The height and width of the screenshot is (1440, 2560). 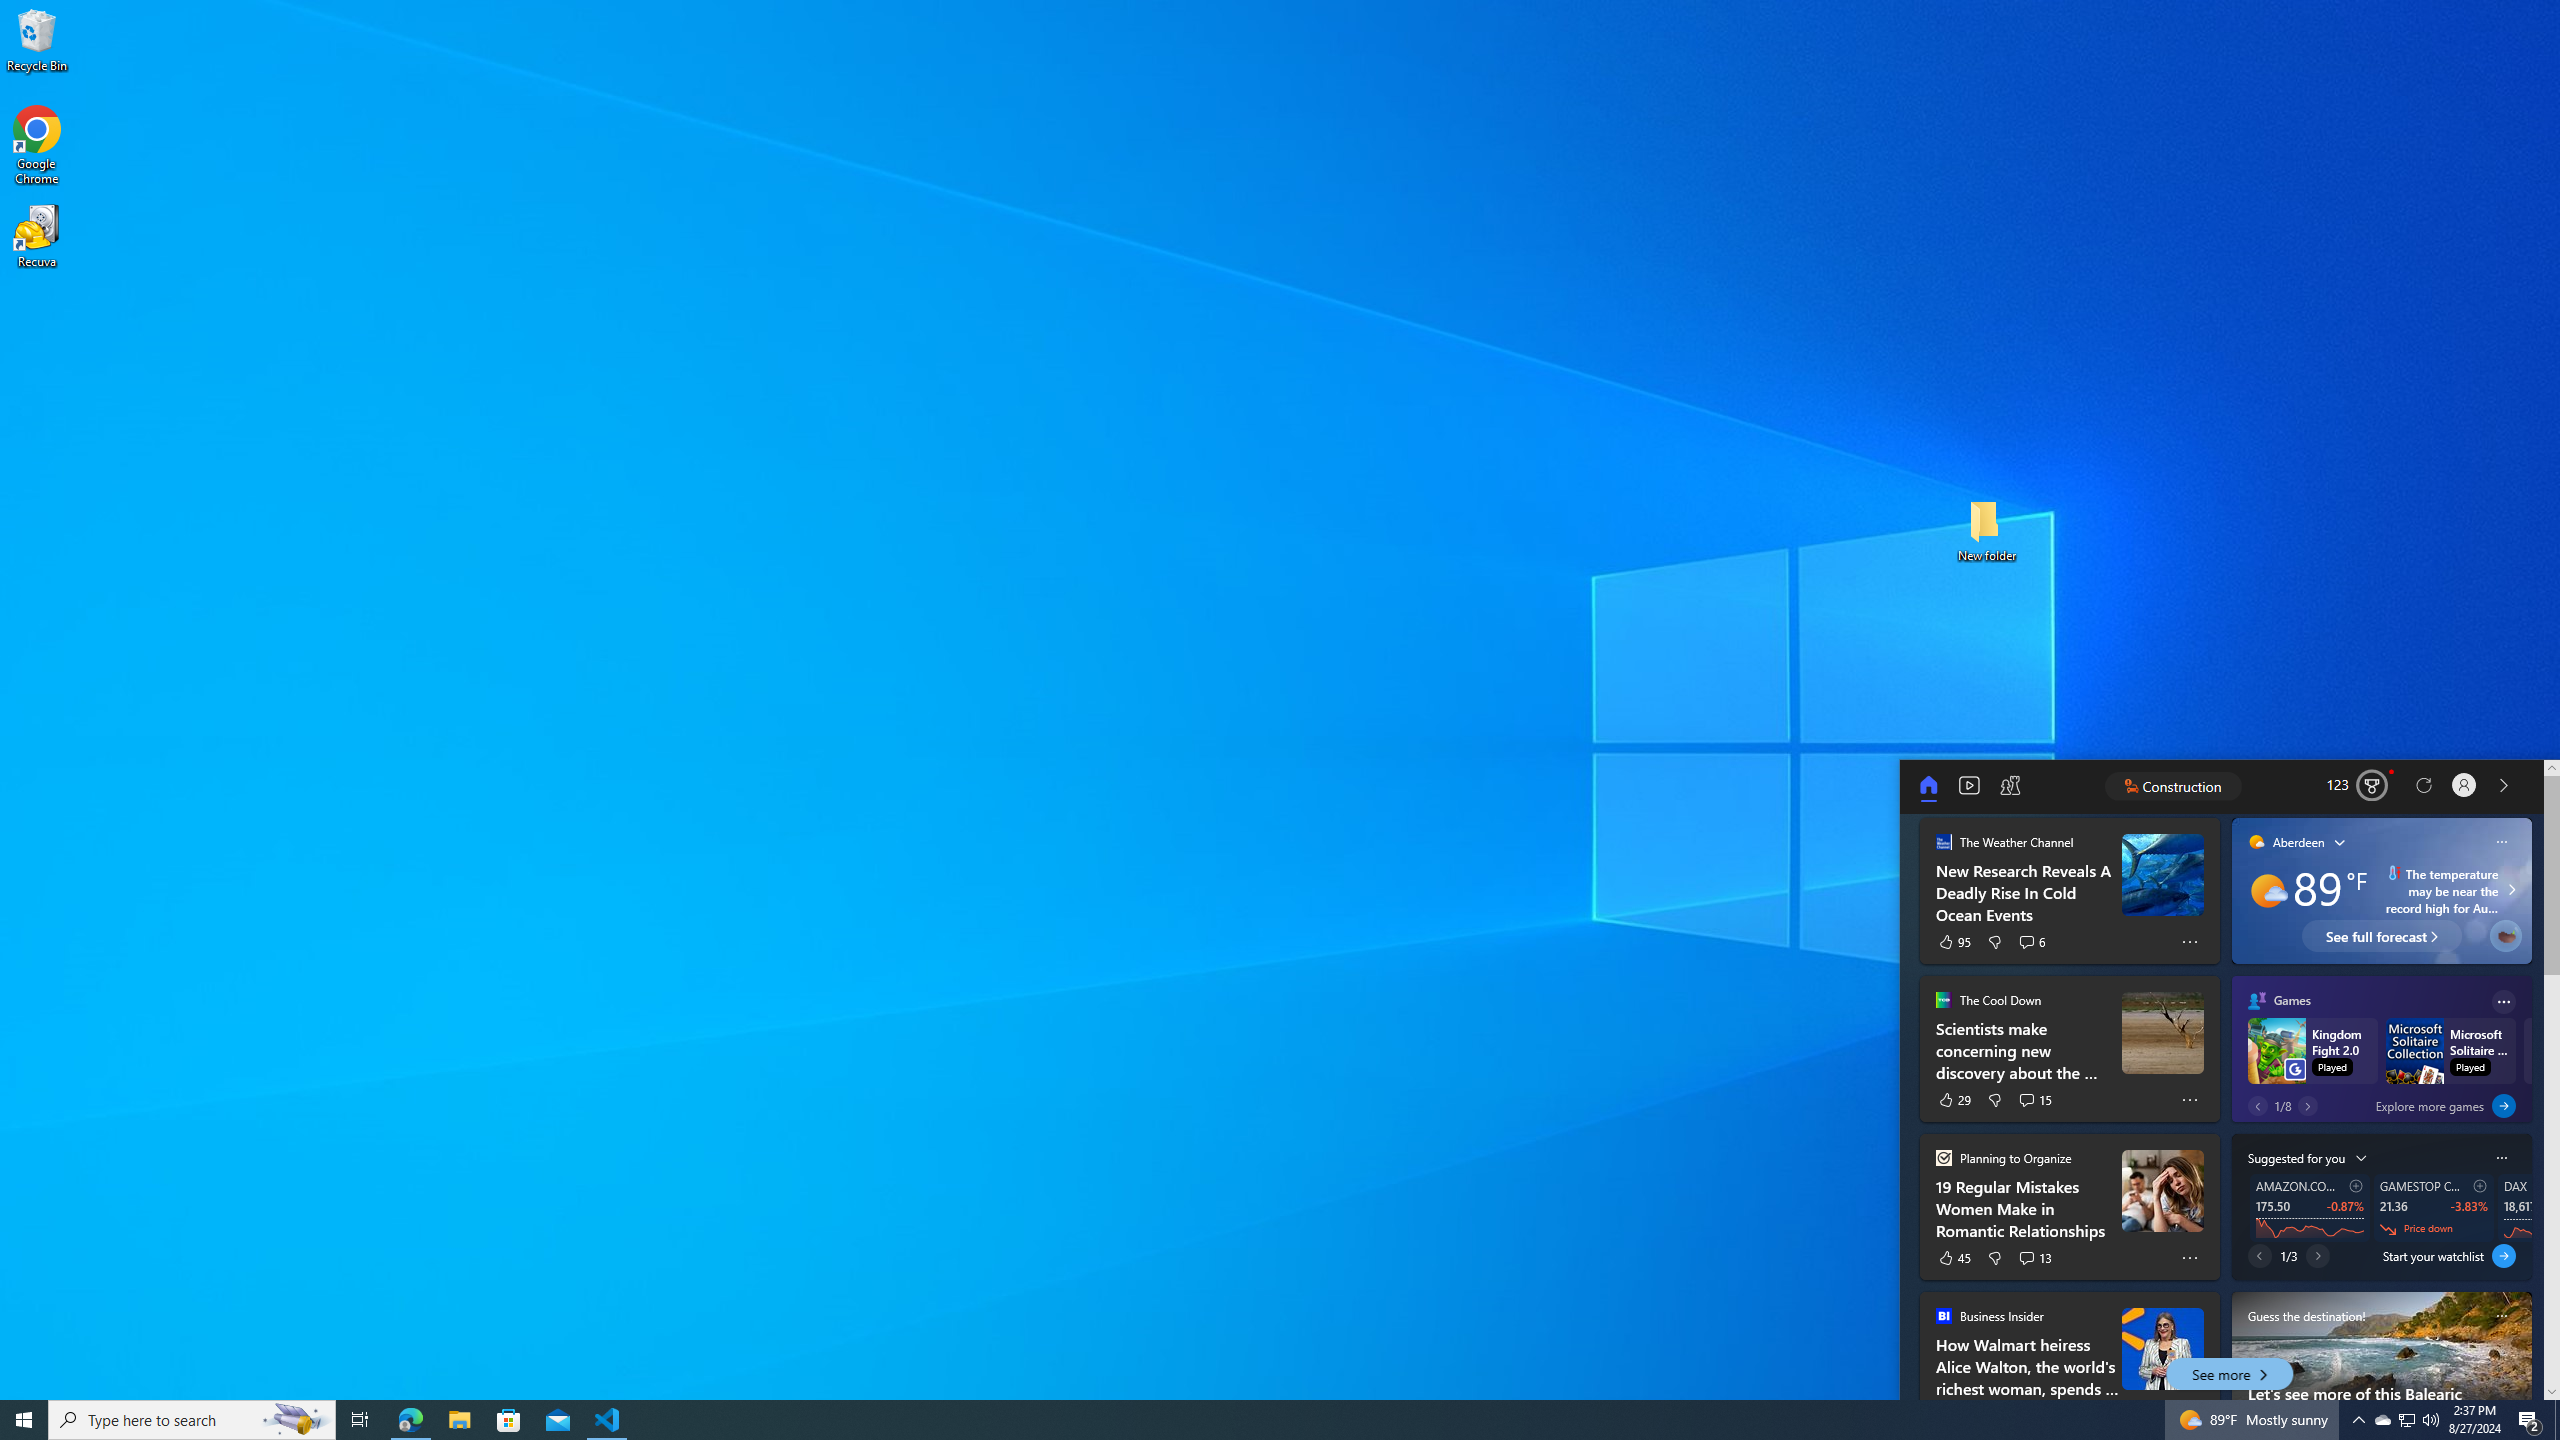 What do you see at coordinates (2530, 1418) in the screenshot?
I see `'Action Center, 2 new notifications'` at bounding box center [2530, 1418].